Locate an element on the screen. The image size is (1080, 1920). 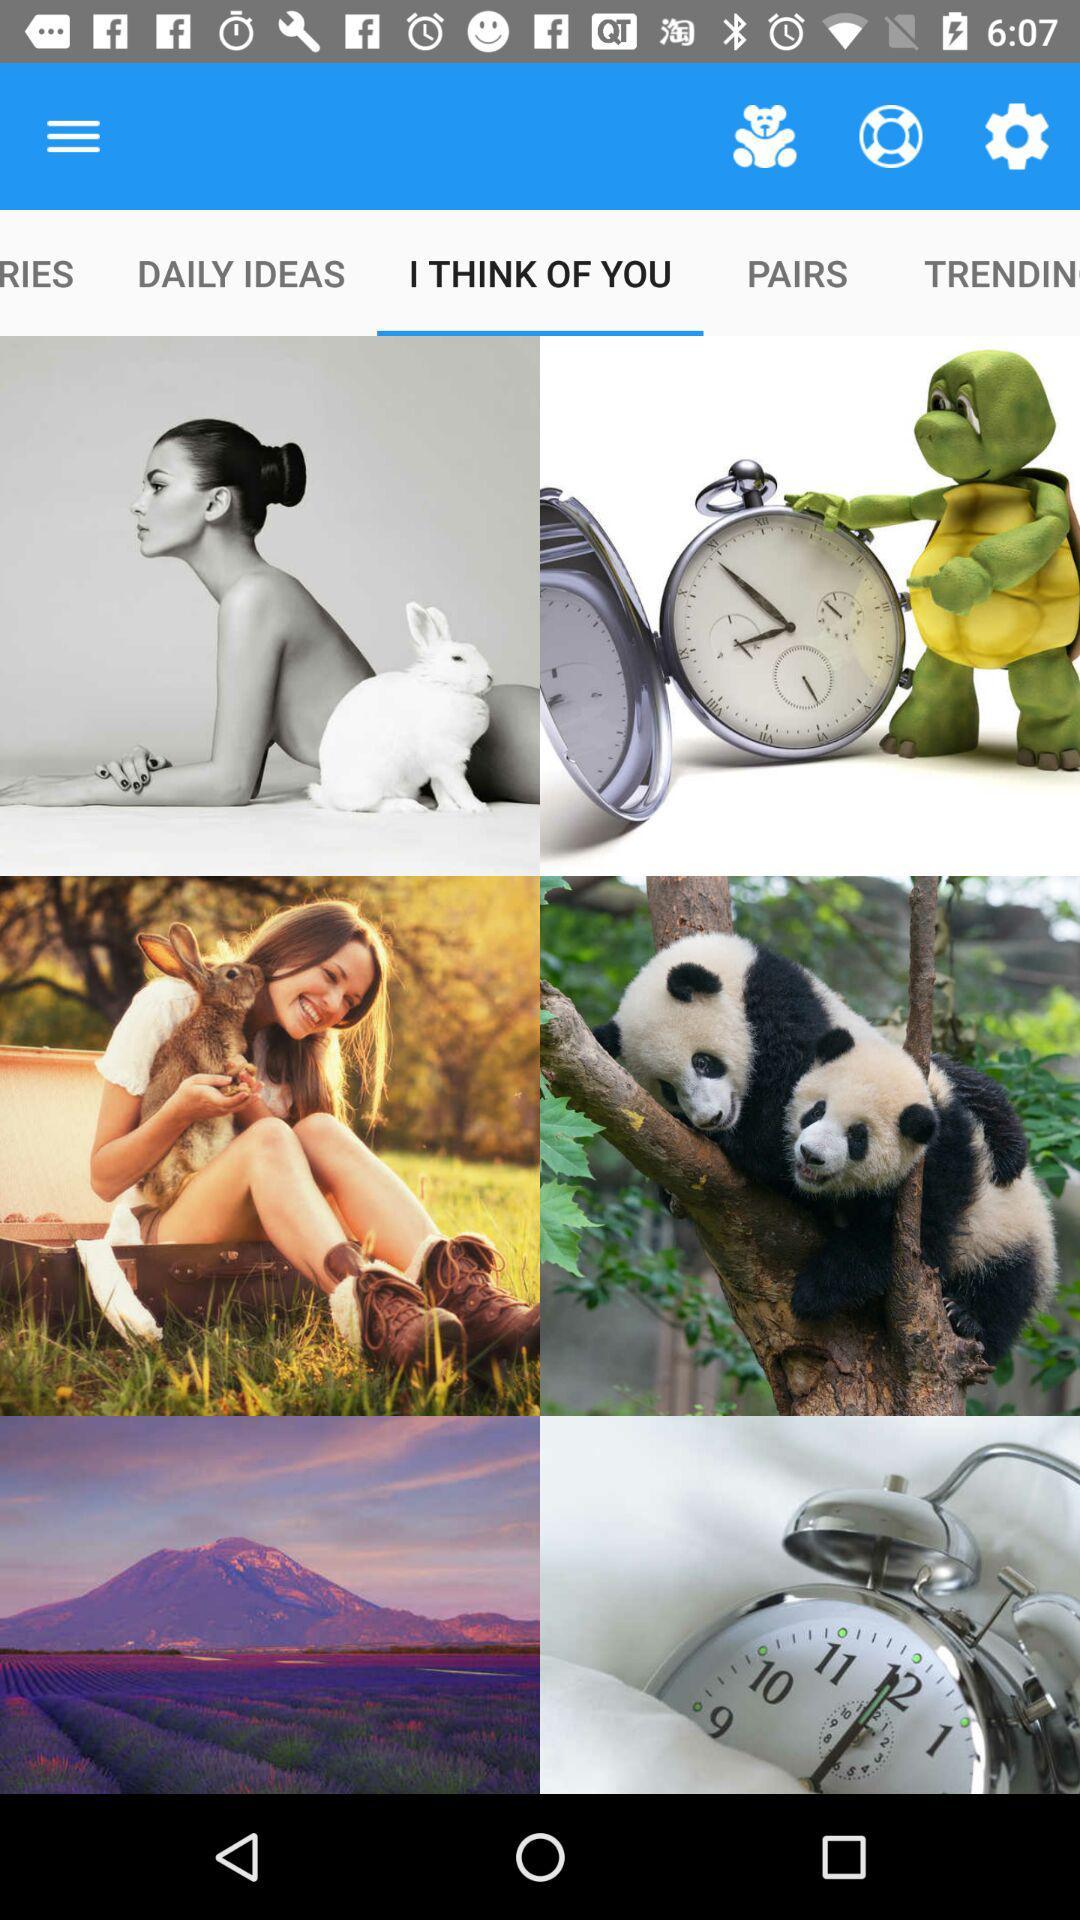
the item above the pairs is located at coordinates (890, 135).